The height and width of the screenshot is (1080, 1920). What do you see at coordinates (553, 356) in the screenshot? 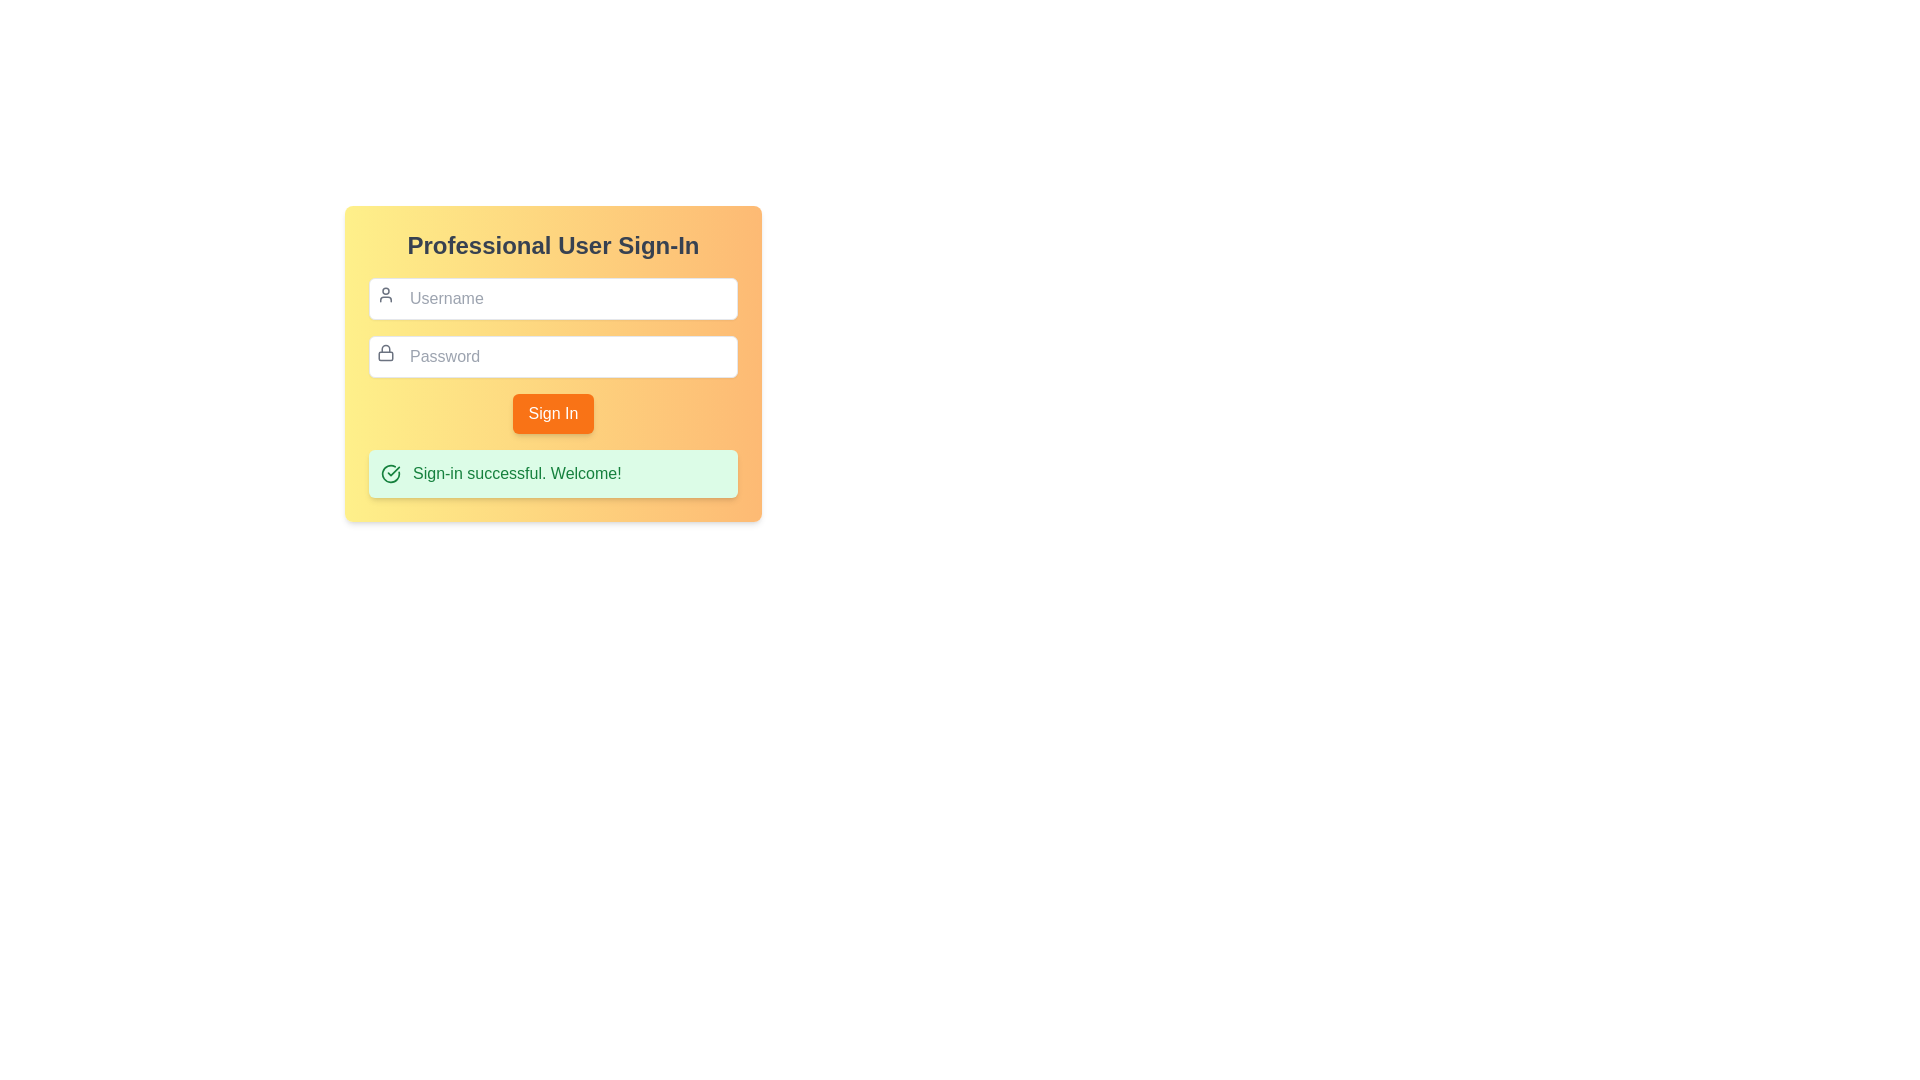
I see `the Password Input Field located in the 'Professional User Sign-In' form` at bounding box center [553, 356].